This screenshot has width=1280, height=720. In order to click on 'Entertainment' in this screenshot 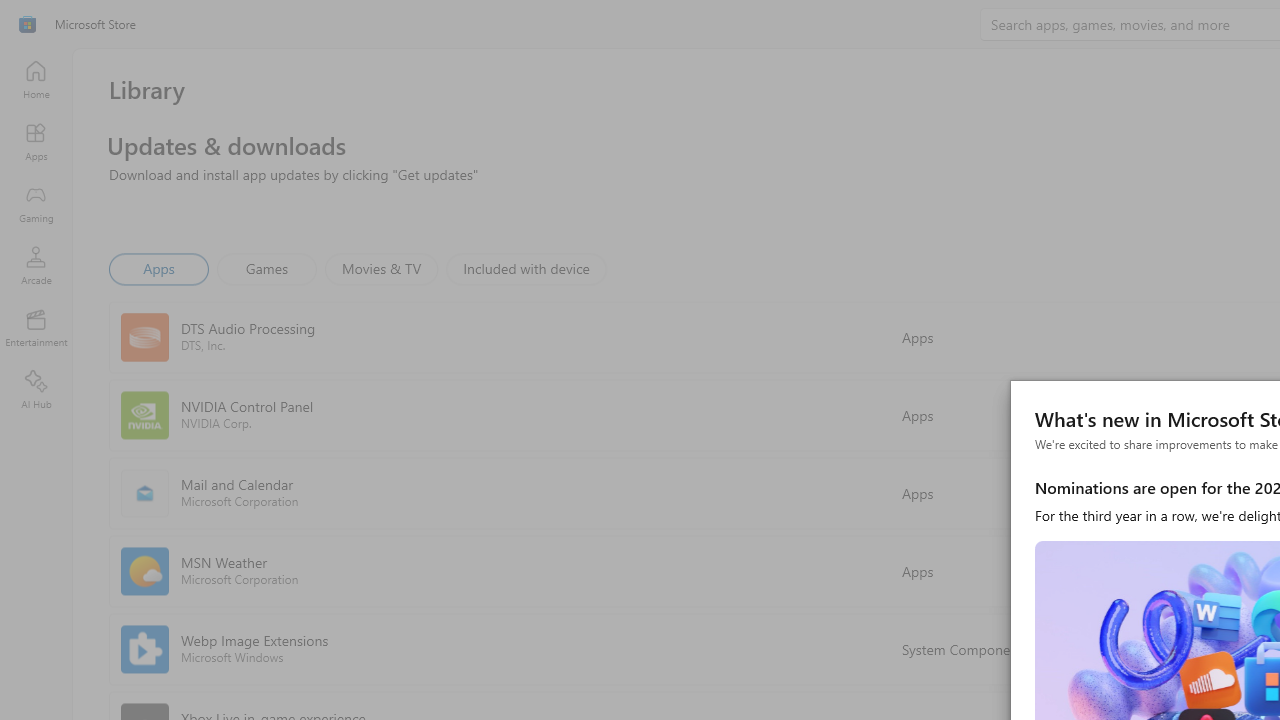, I will do `click(35, 326)`.